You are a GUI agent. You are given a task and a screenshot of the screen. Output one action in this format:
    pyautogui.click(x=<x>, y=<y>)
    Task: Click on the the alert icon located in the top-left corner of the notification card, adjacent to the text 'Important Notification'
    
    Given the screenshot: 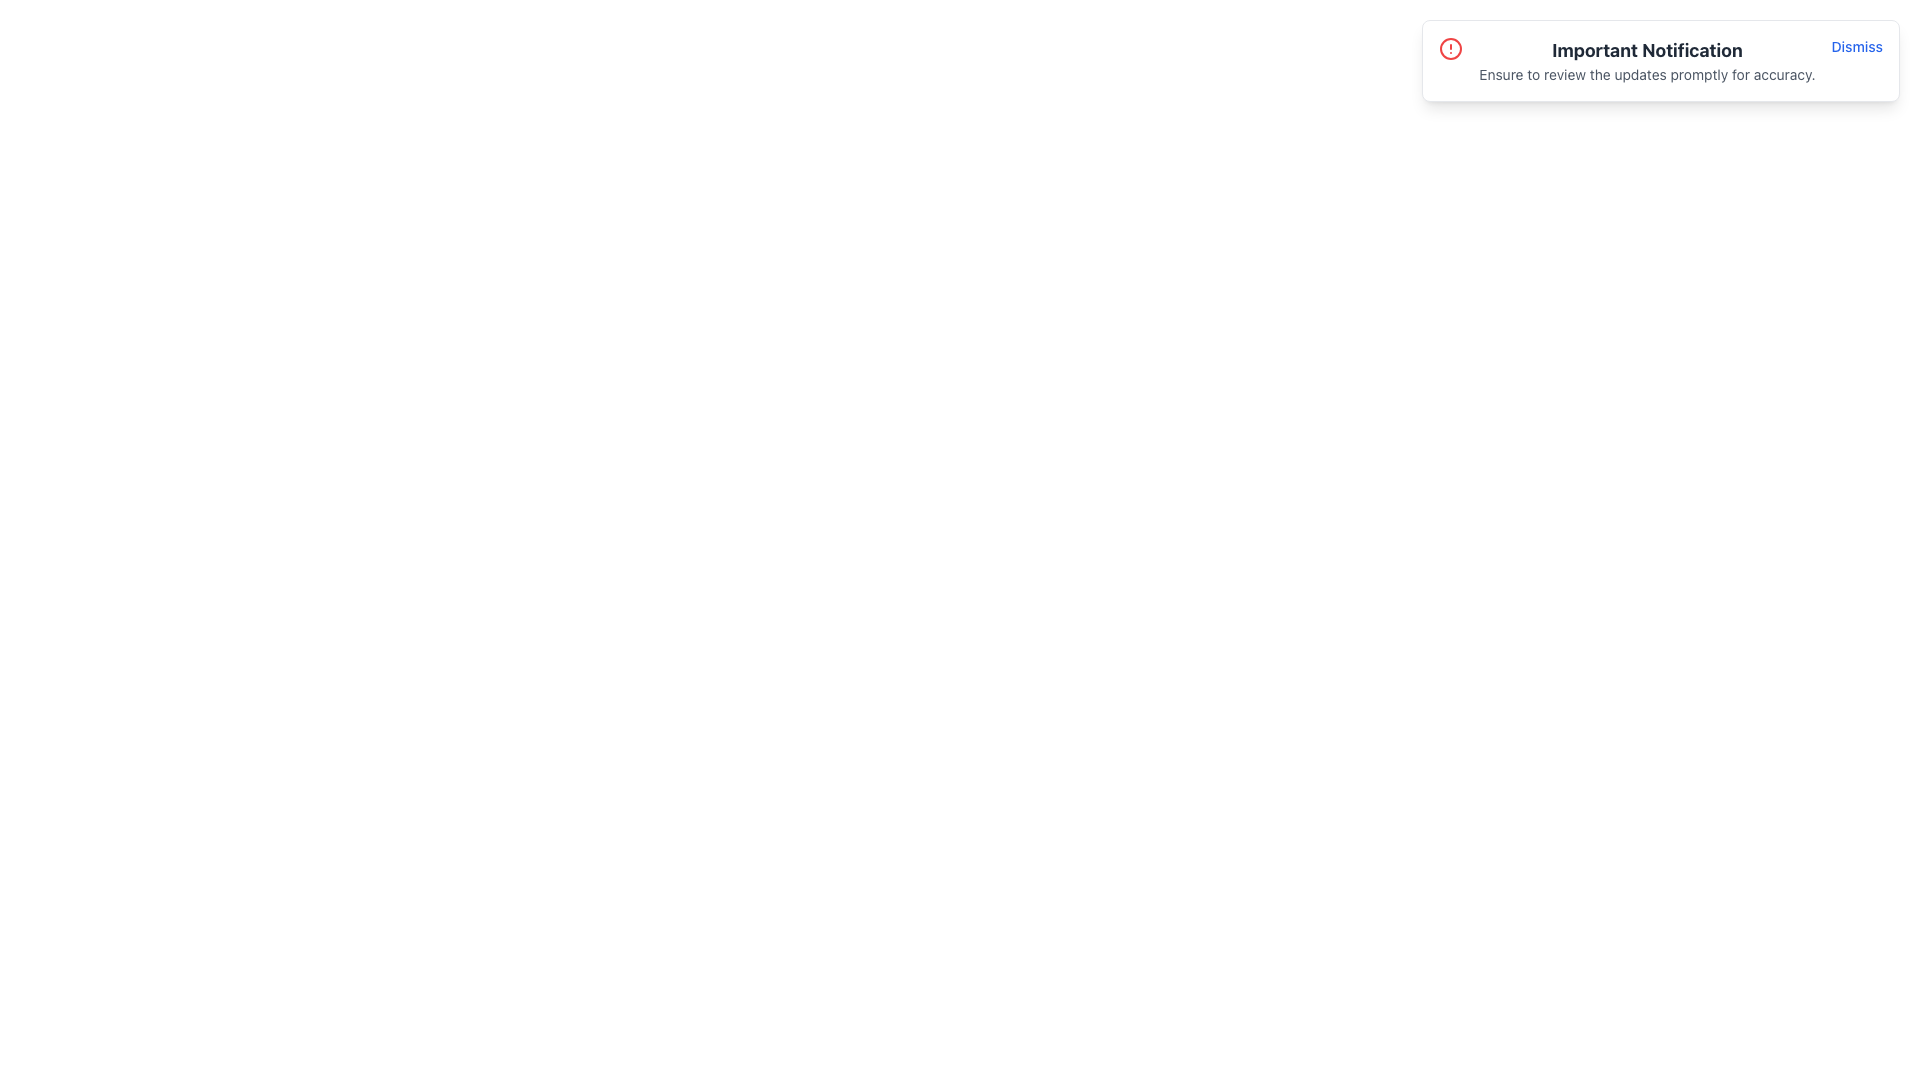 What is the action you would take?
    pyautogui.click(x=1451, y=48)
    